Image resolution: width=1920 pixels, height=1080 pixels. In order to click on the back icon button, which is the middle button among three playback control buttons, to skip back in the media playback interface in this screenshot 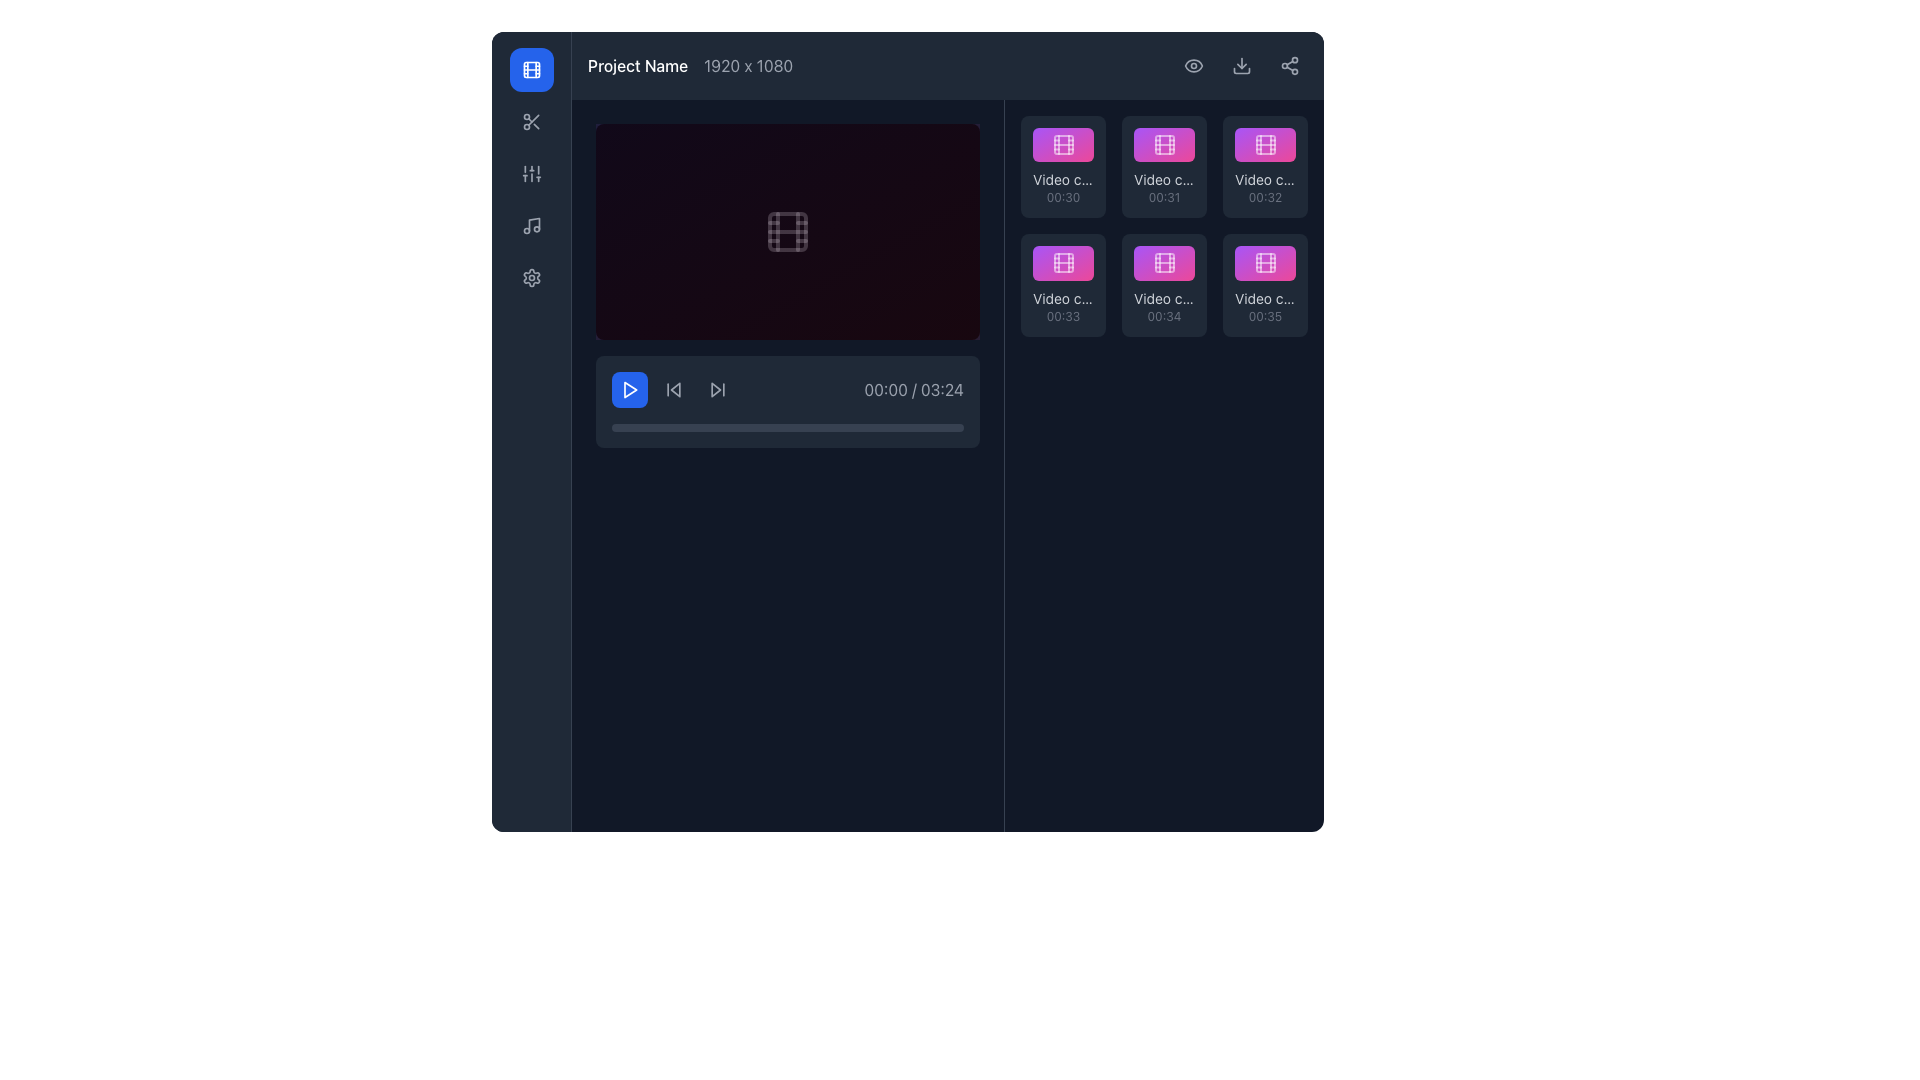, I will do `click(673, 389)`.